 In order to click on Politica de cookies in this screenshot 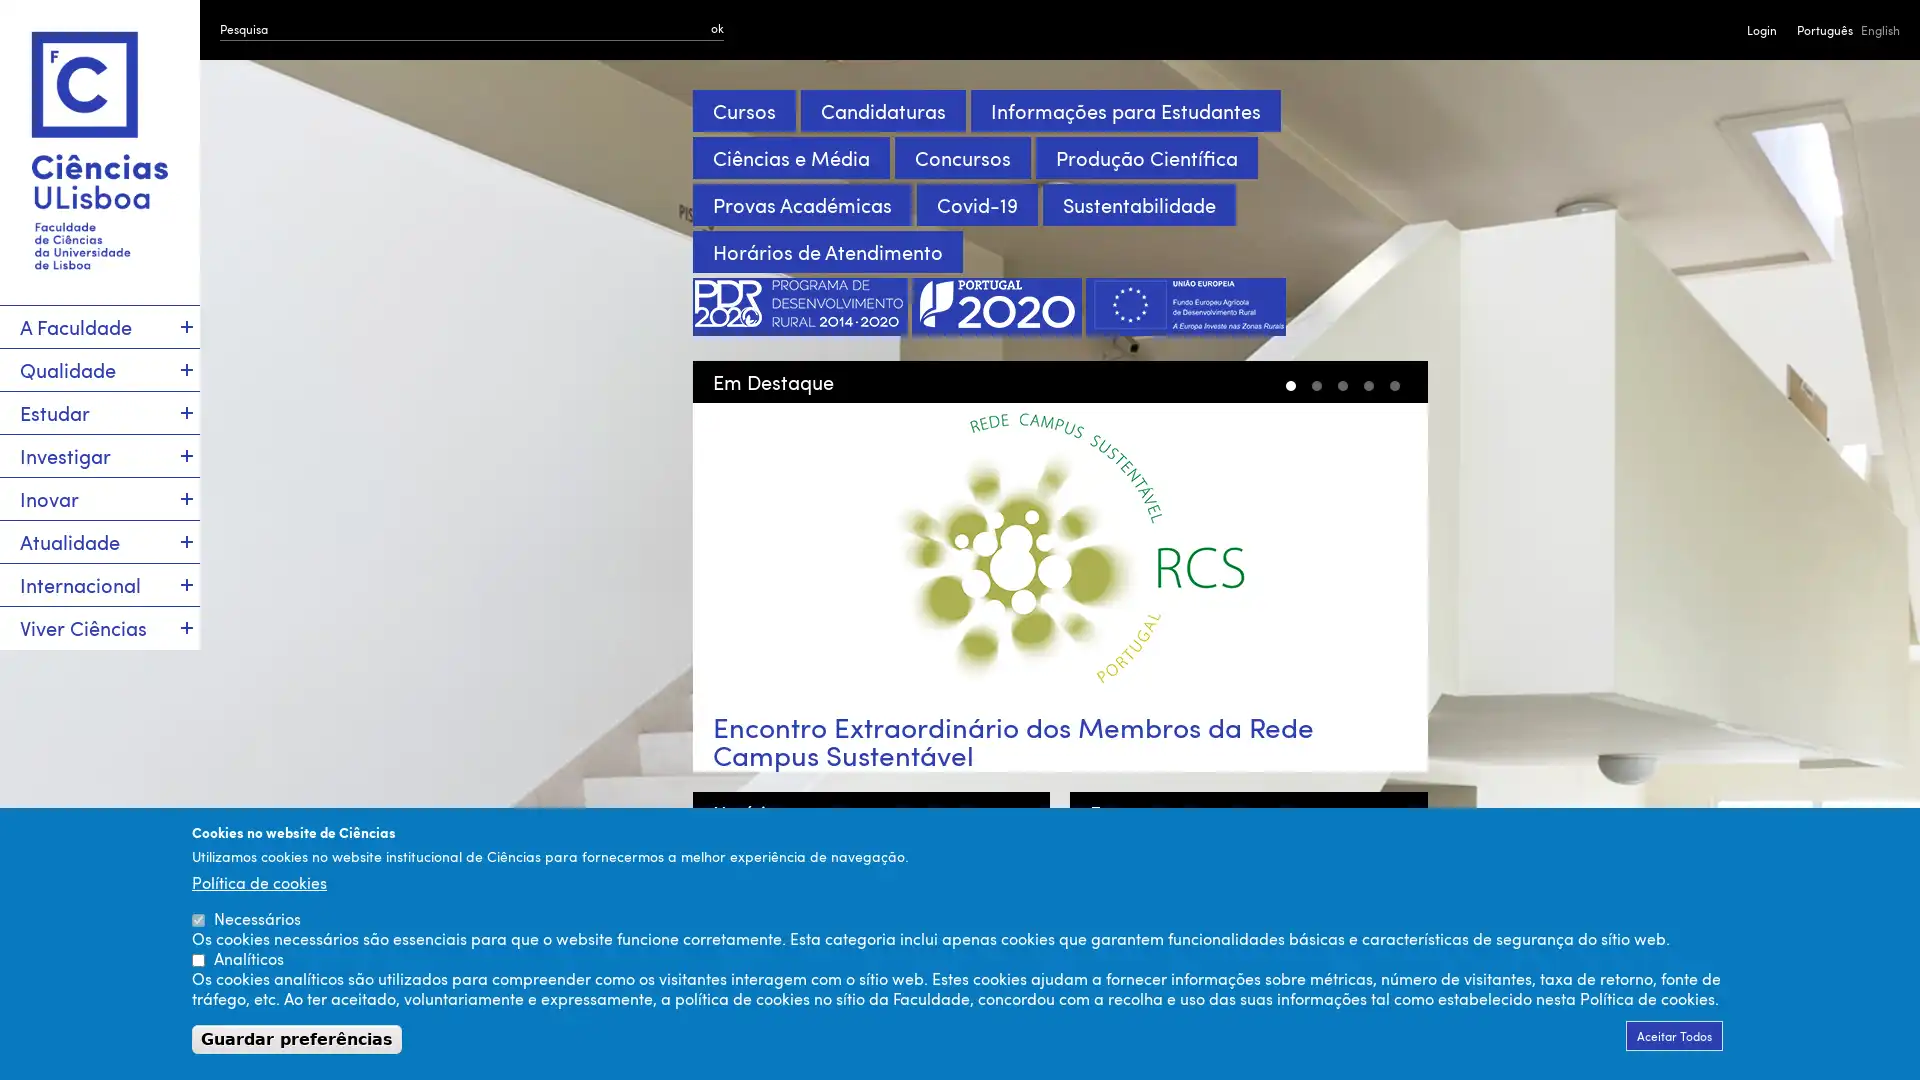, I will do `click(258, 881)`.